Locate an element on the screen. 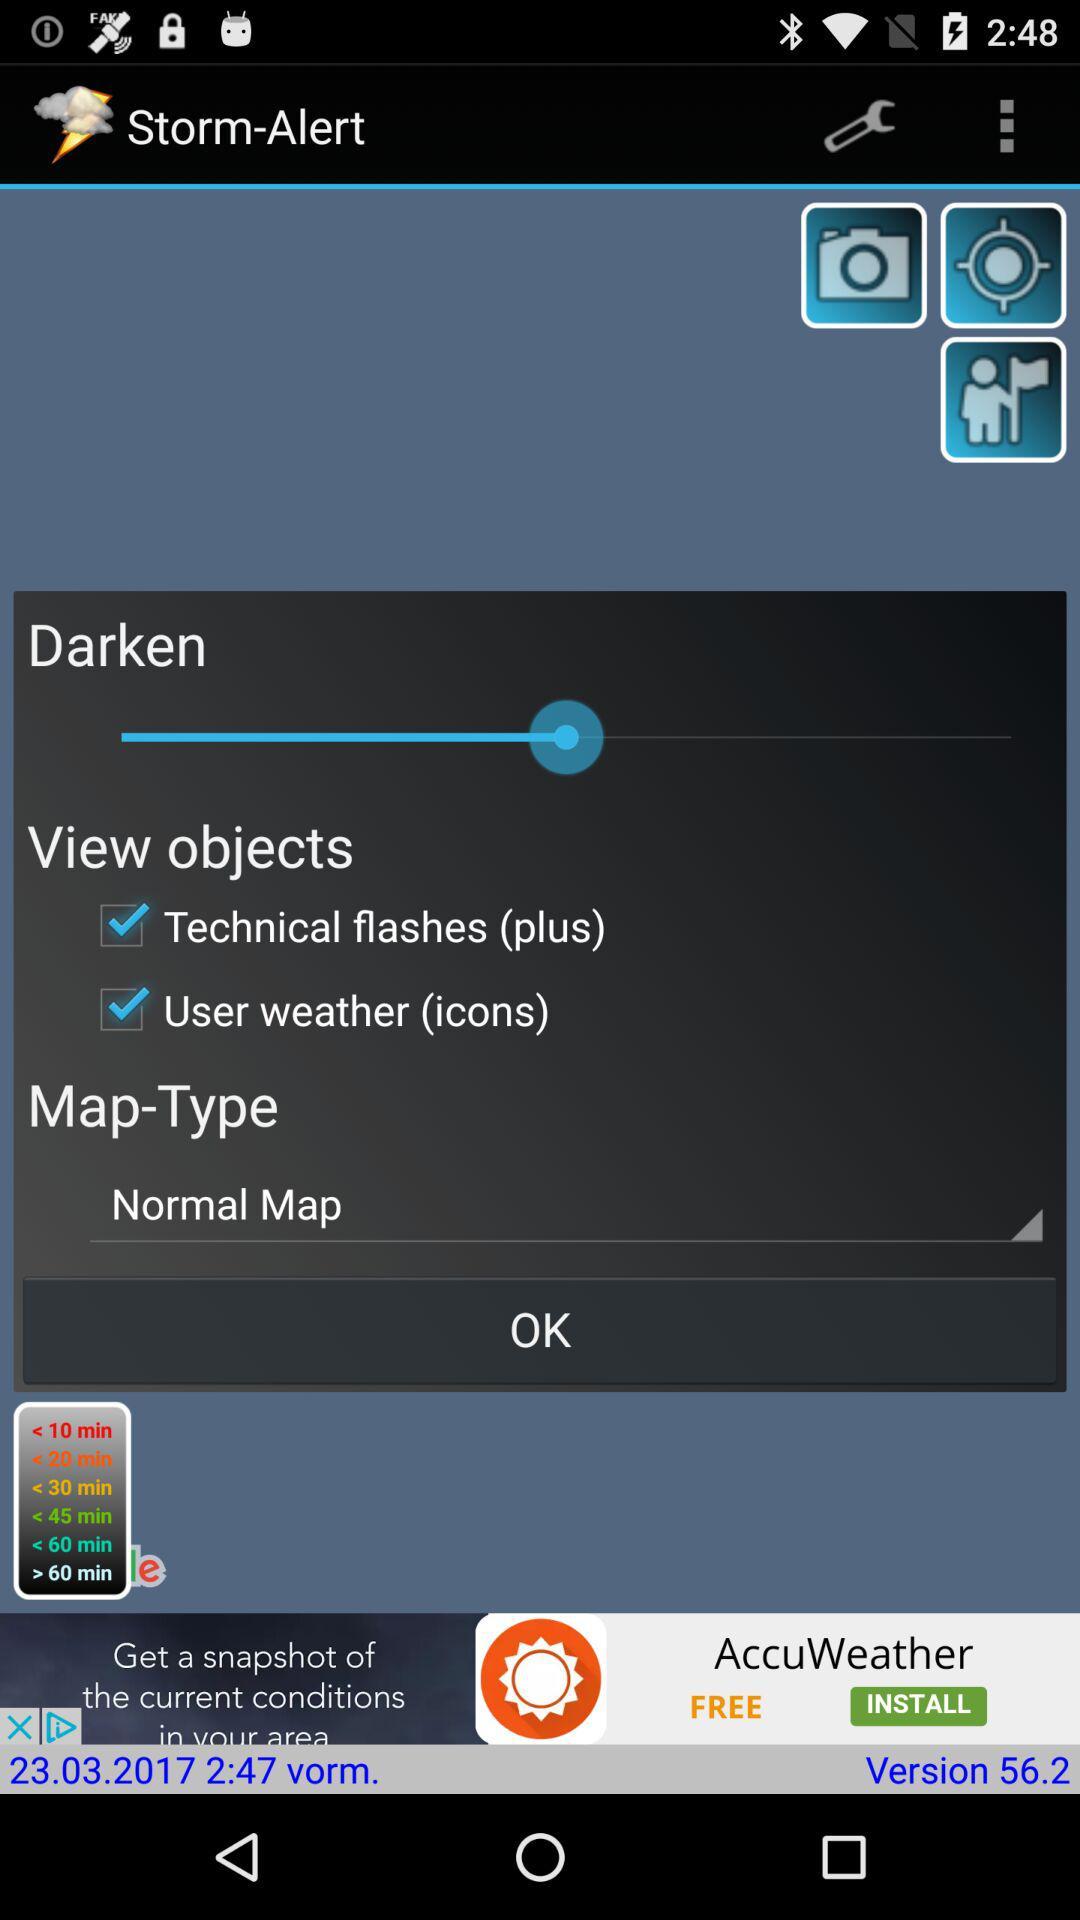 Image resolution: width=1080 pixels, height=1920 pixels. the location_crosshair icon is located at coordinates (1003, 283).